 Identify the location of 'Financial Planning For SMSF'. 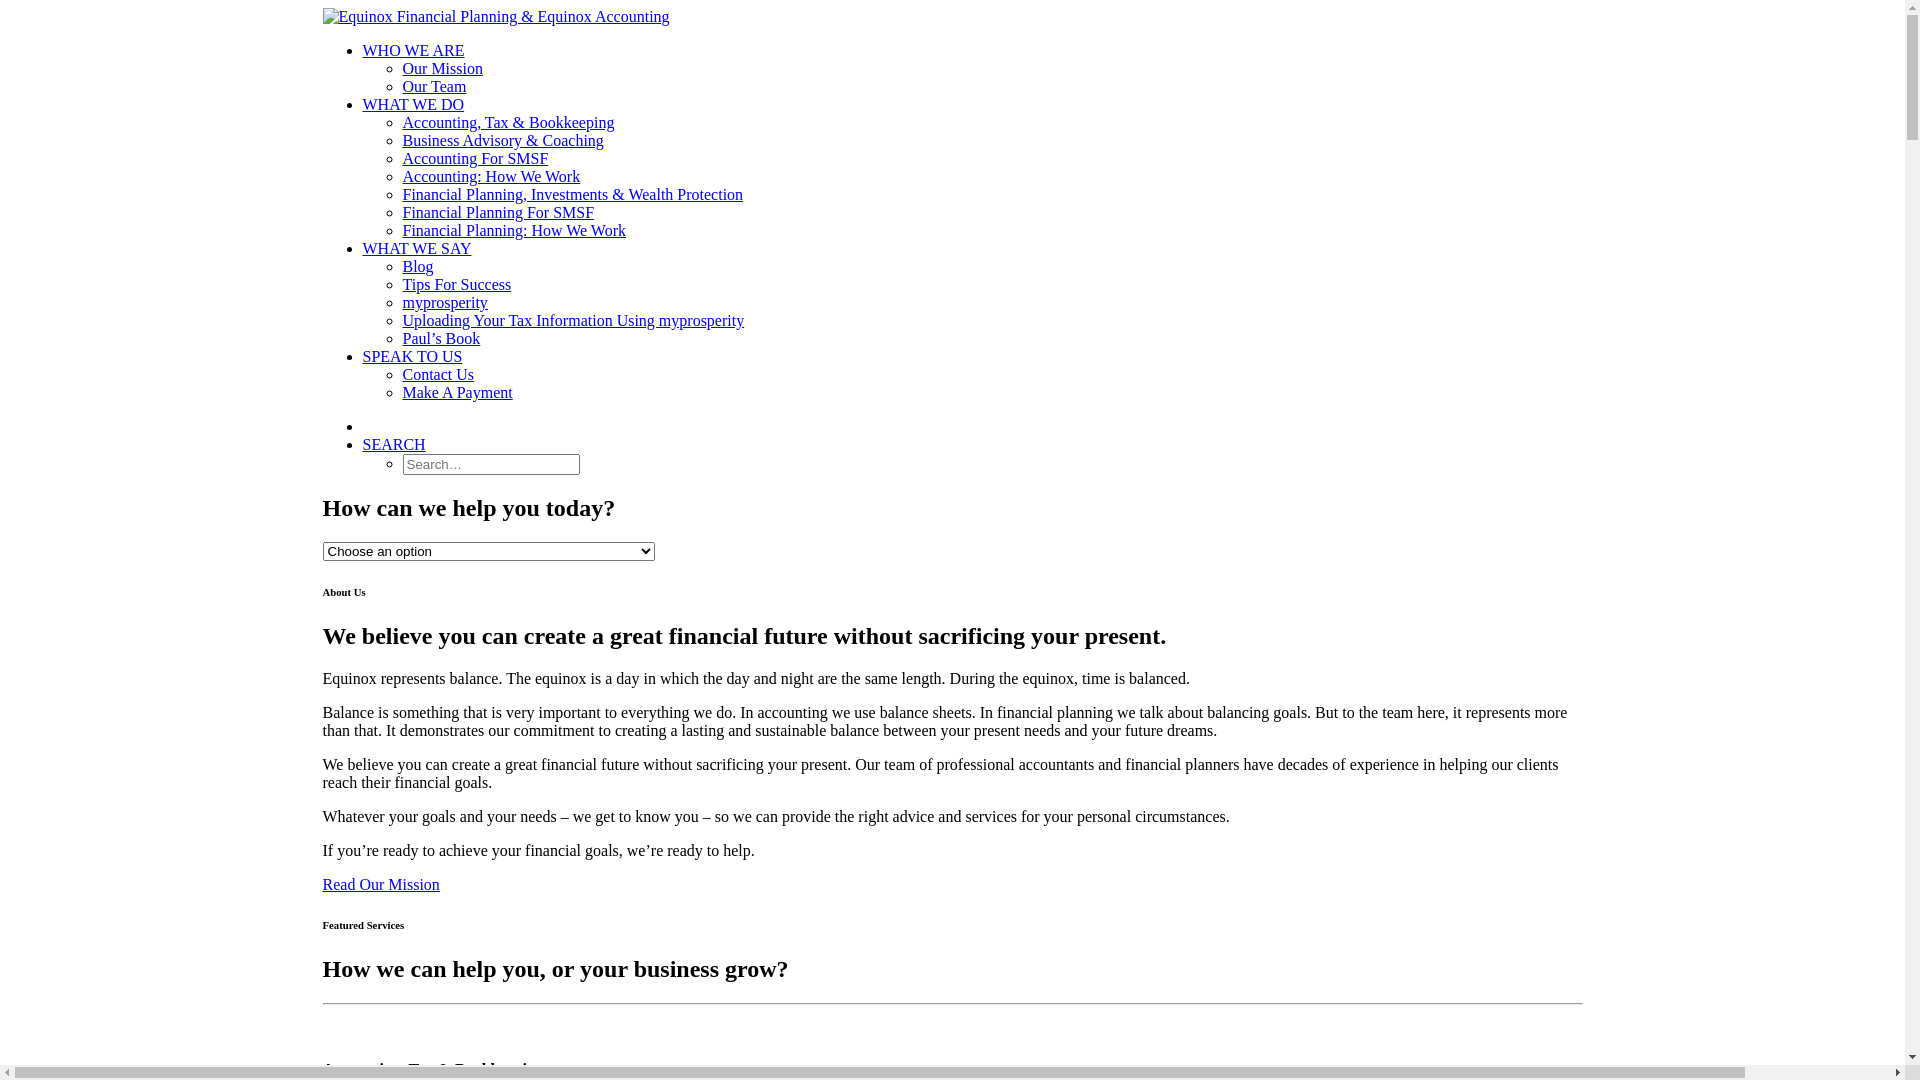
(498, 212).